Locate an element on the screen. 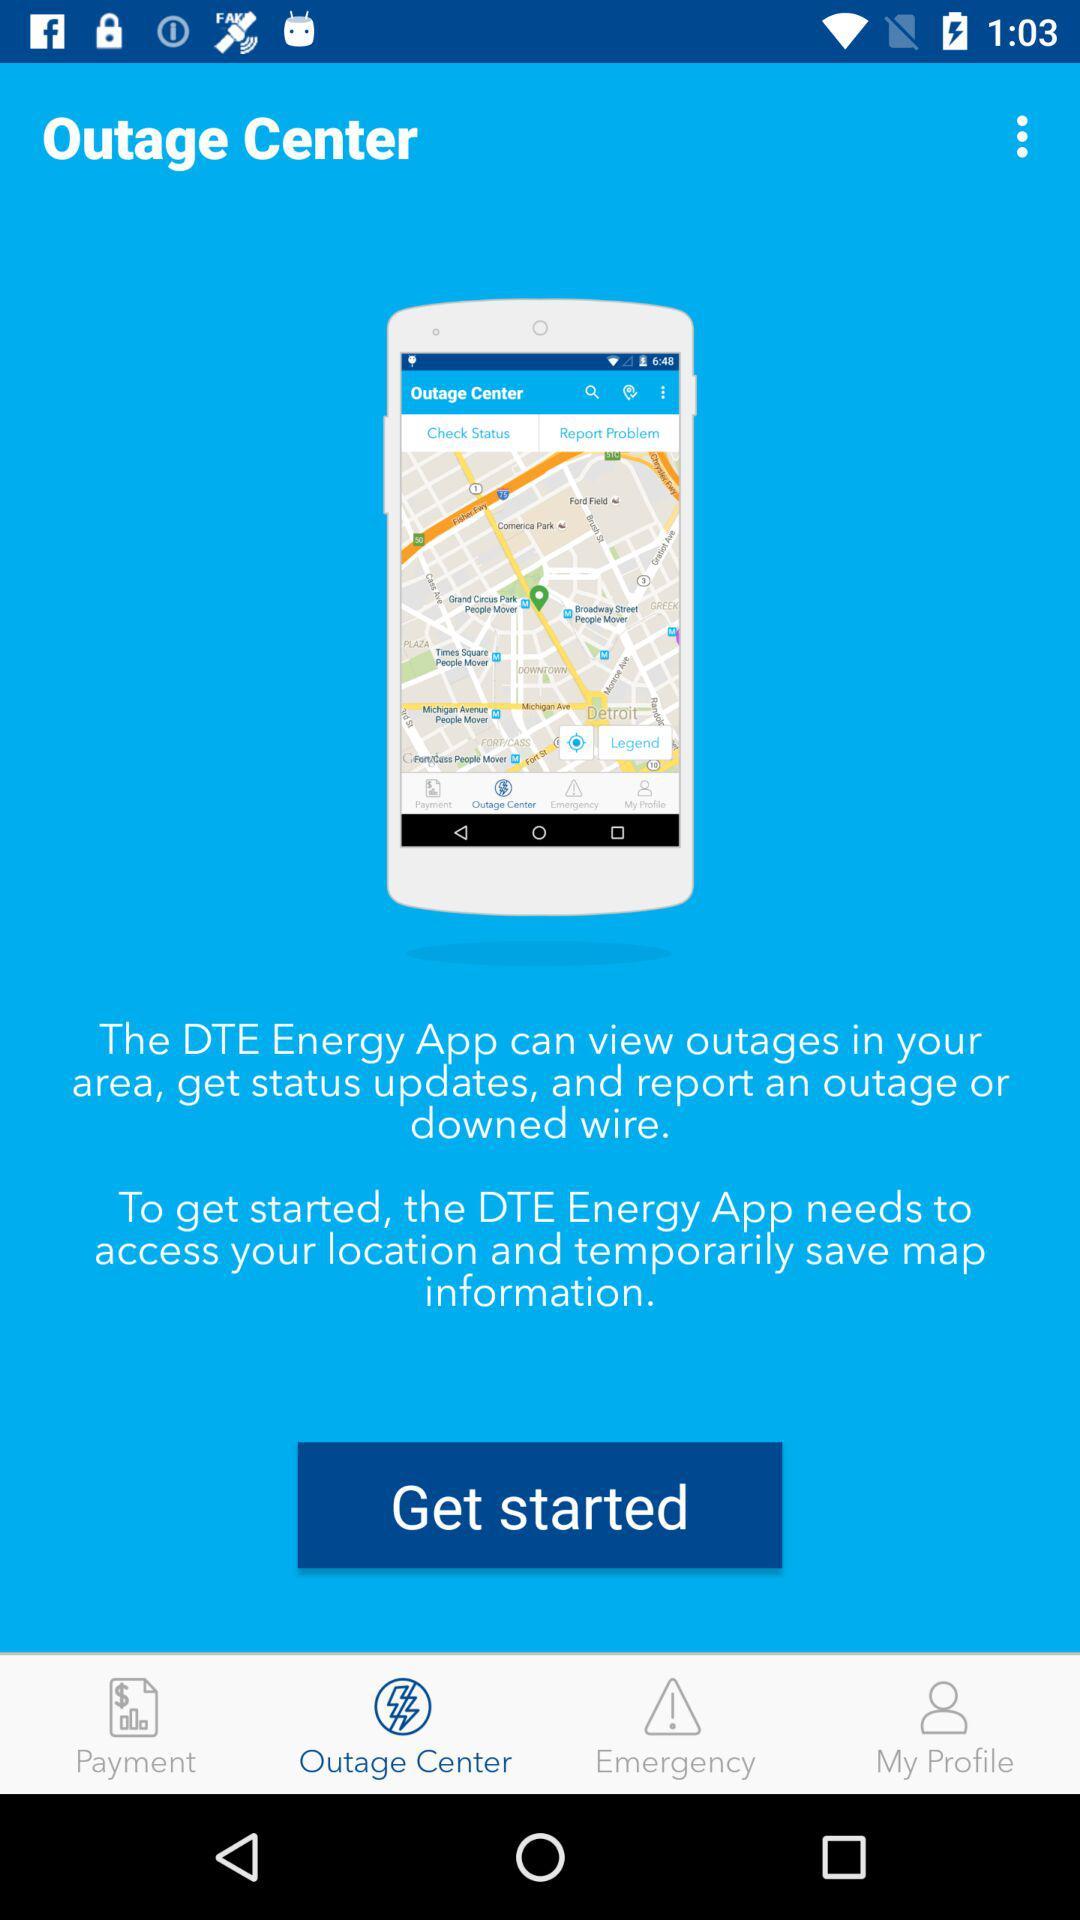 The width and height of the screenshot is (1080, 1920). item to the left of the my profile icon is located at coordinates (675, 1723).